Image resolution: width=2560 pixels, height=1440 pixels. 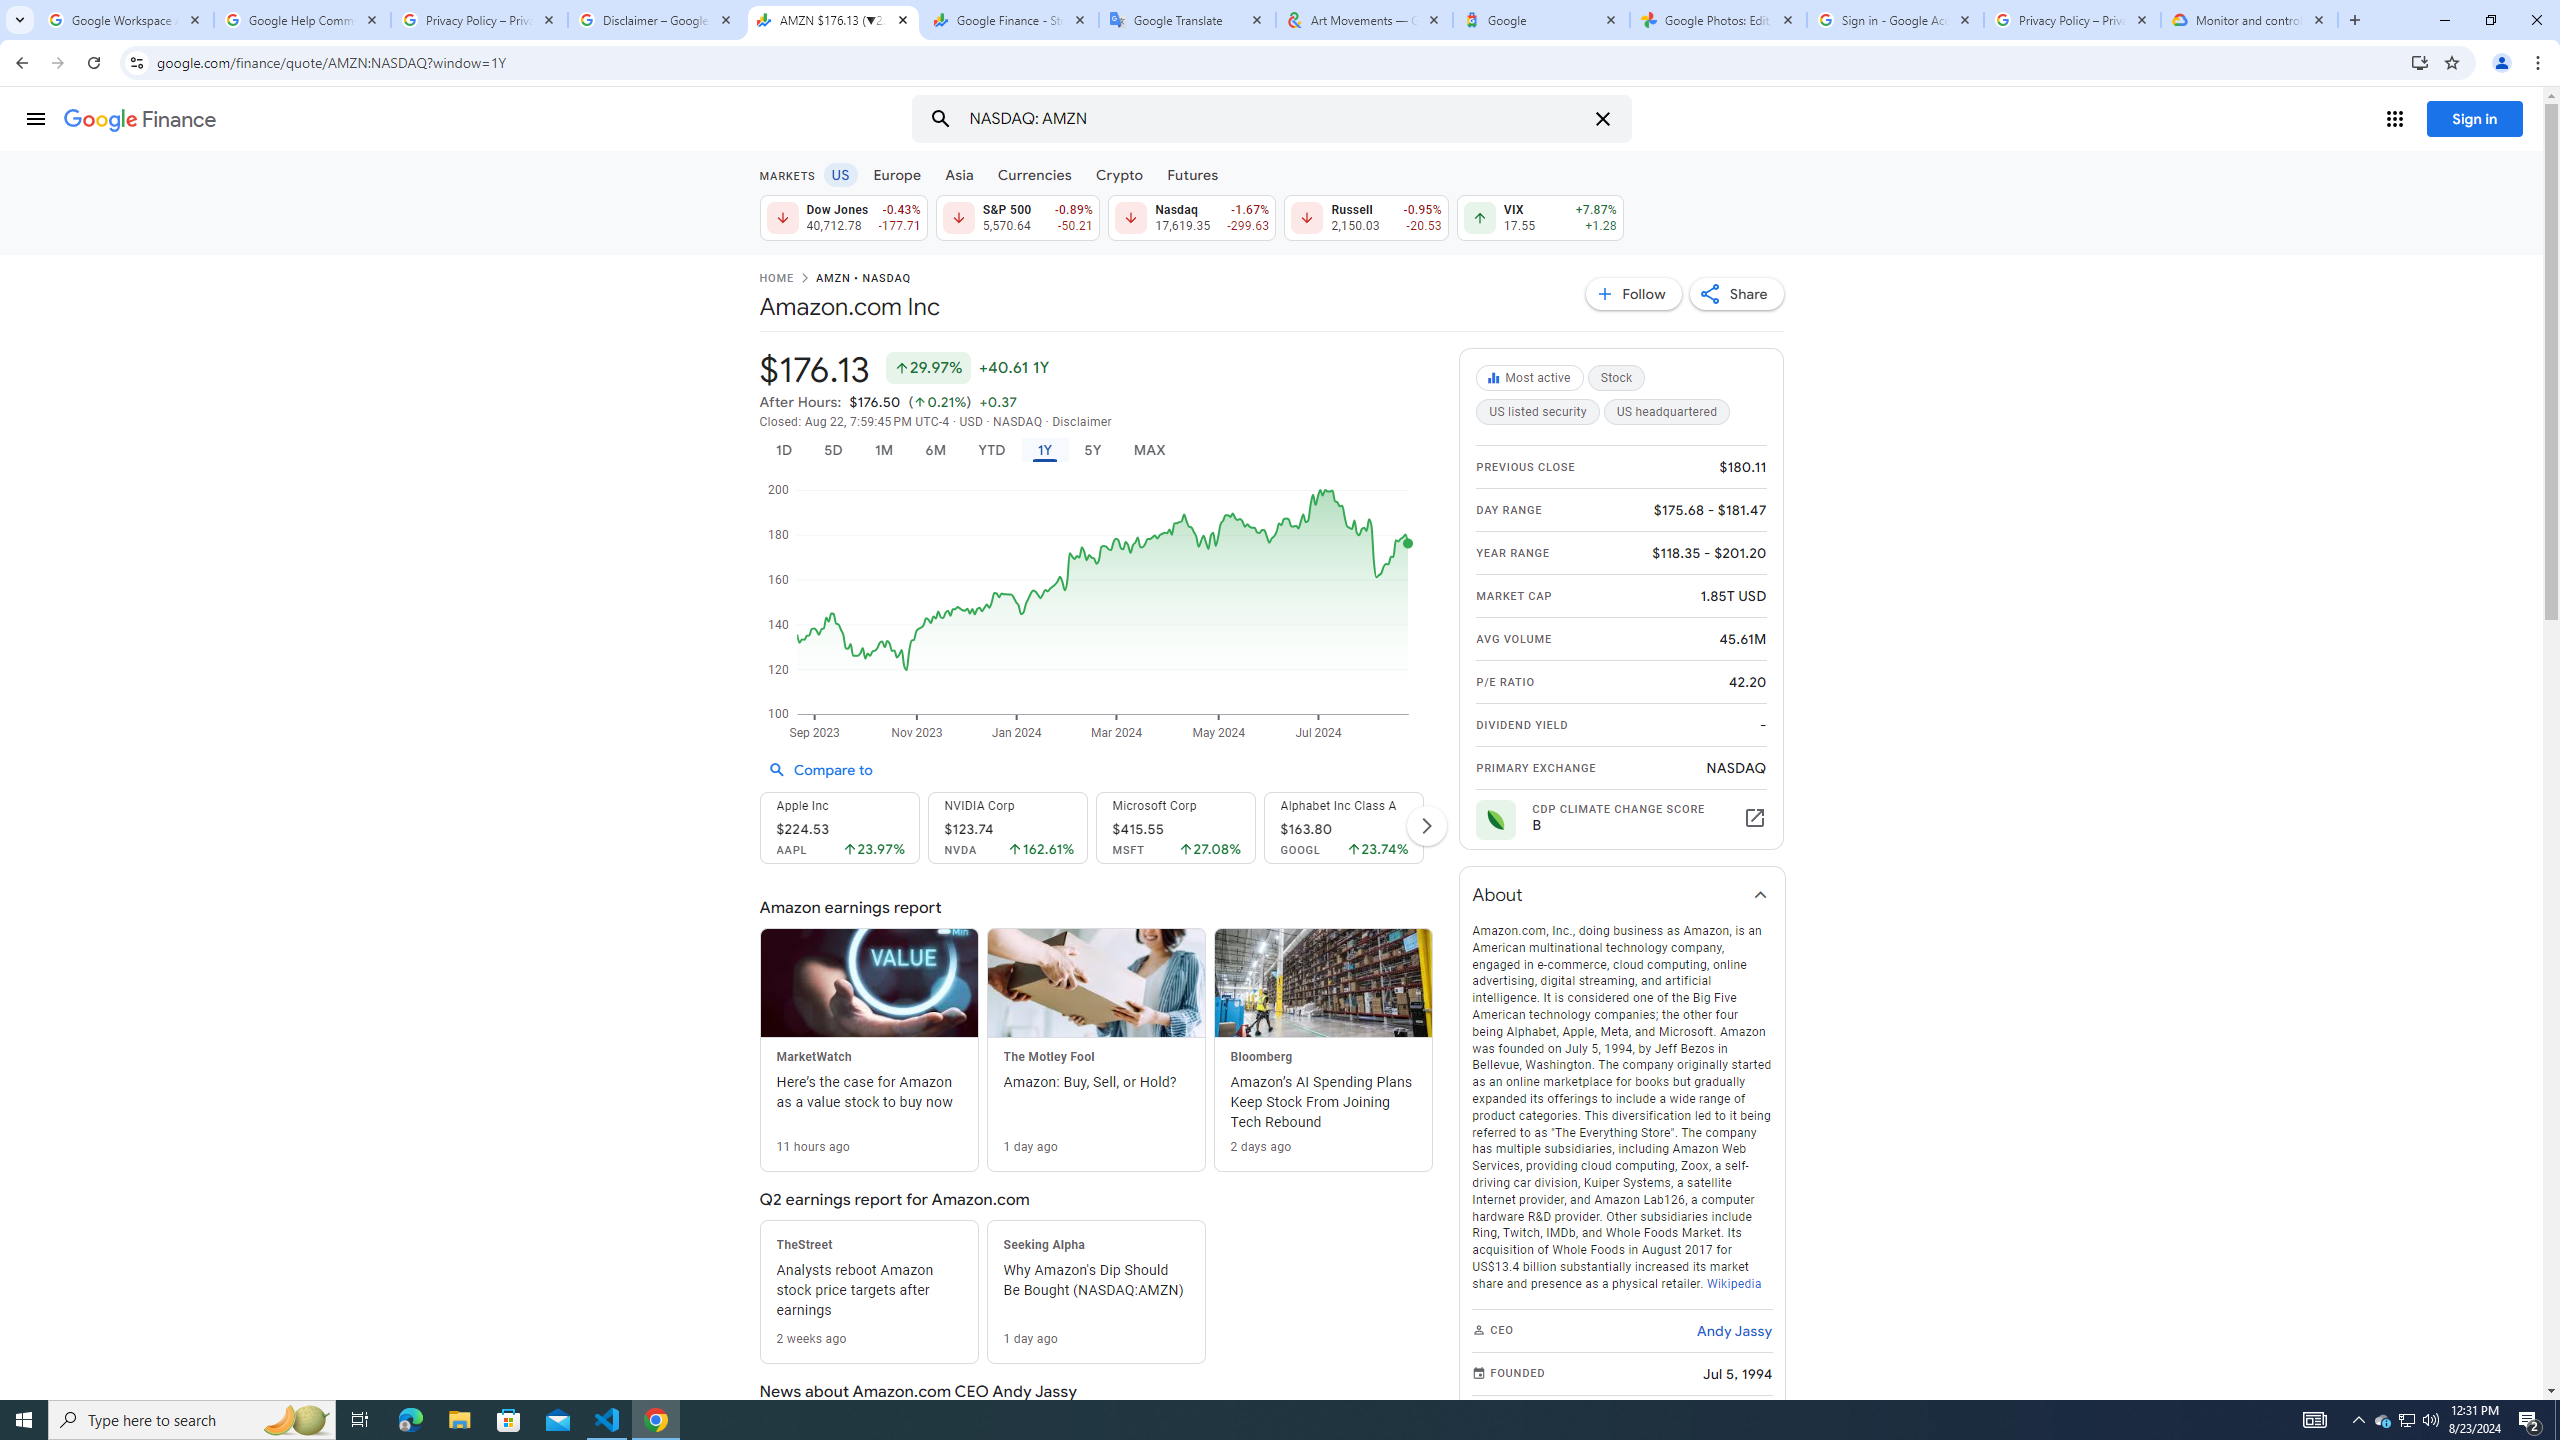 What do you see at coordinates (839, 173) in the screenshot?
I see `'US'` at bounding box center [839, 173].